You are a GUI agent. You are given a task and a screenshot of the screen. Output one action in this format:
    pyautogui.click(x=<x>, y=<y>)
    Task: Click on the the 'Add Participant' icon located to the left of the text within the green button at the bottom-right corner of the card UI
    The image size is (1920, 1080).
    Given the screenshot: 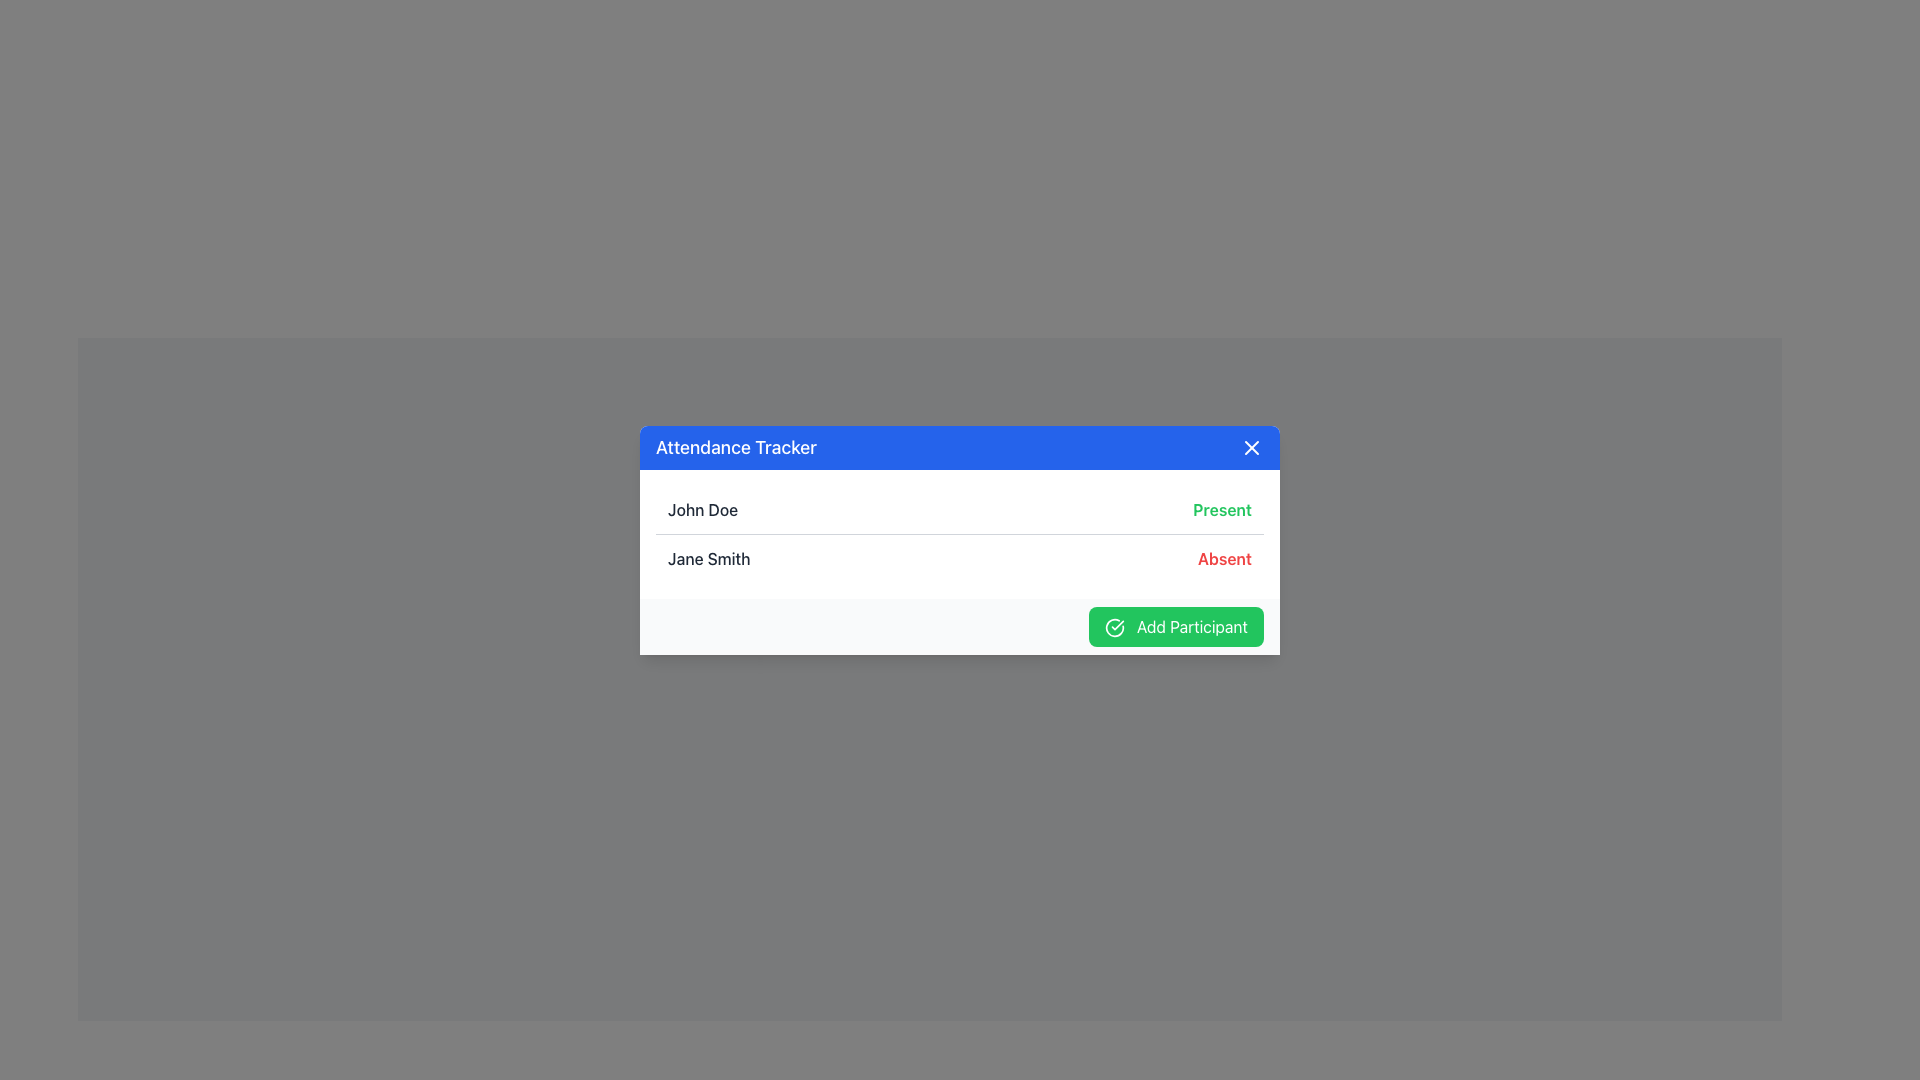 What is the action you would take?
    pyautogui.click(x=1113, y=627)
    